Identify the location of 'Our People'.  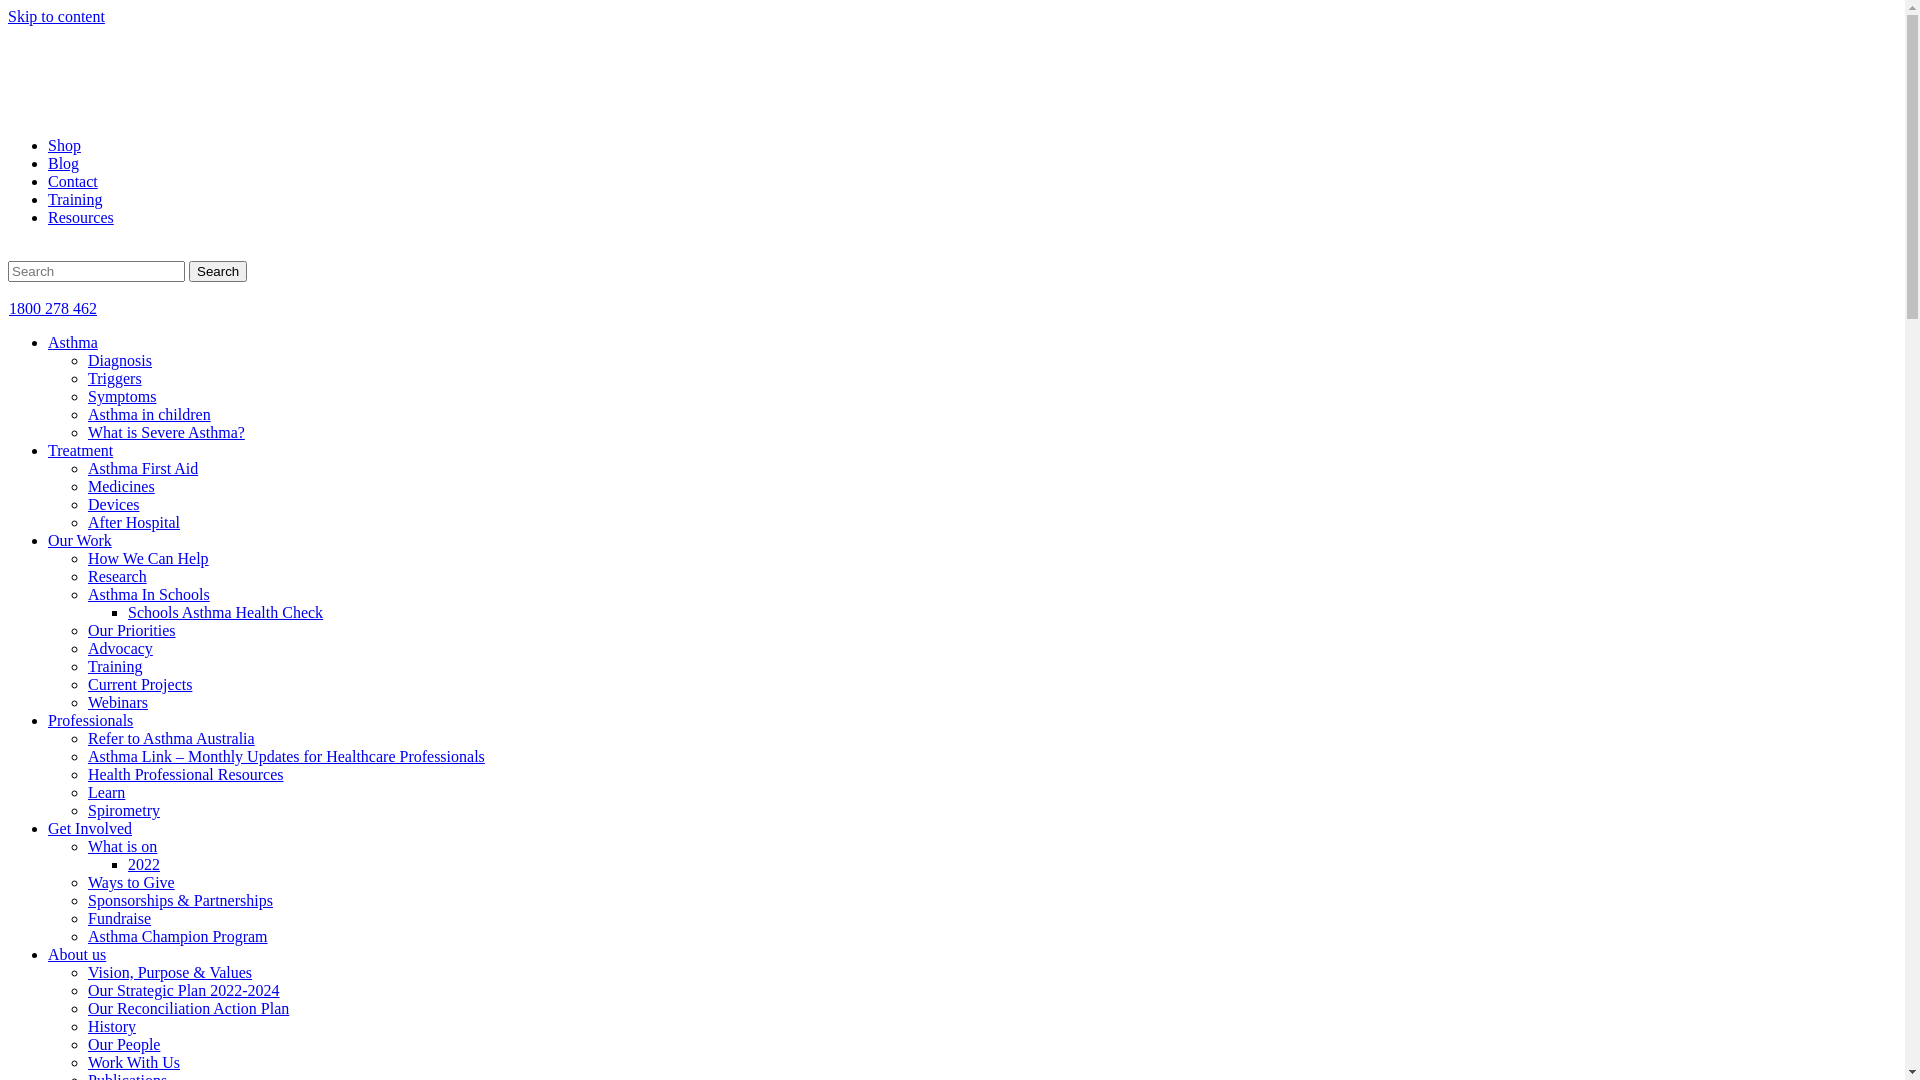
(123, 1043).